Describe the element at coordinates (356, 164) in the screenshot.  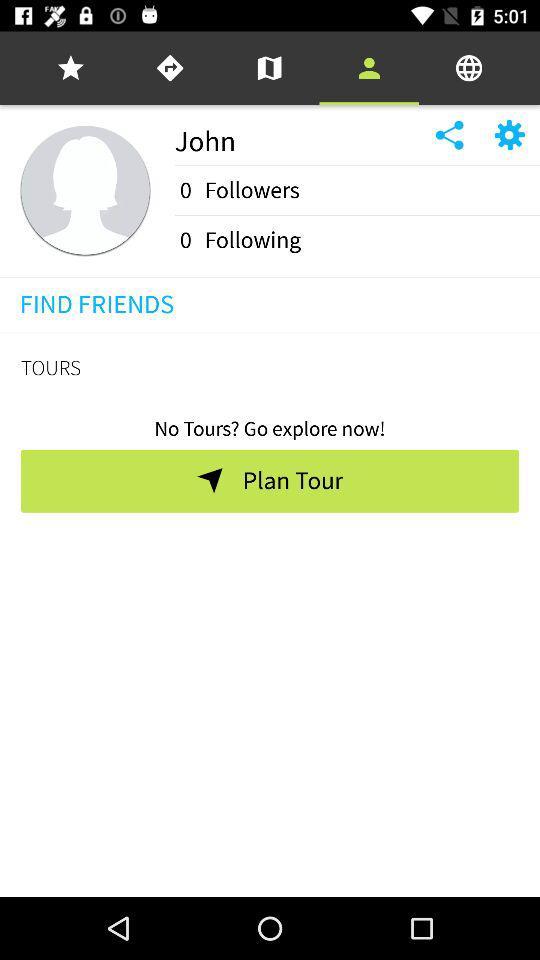
I see `icon above the 0` at that location.